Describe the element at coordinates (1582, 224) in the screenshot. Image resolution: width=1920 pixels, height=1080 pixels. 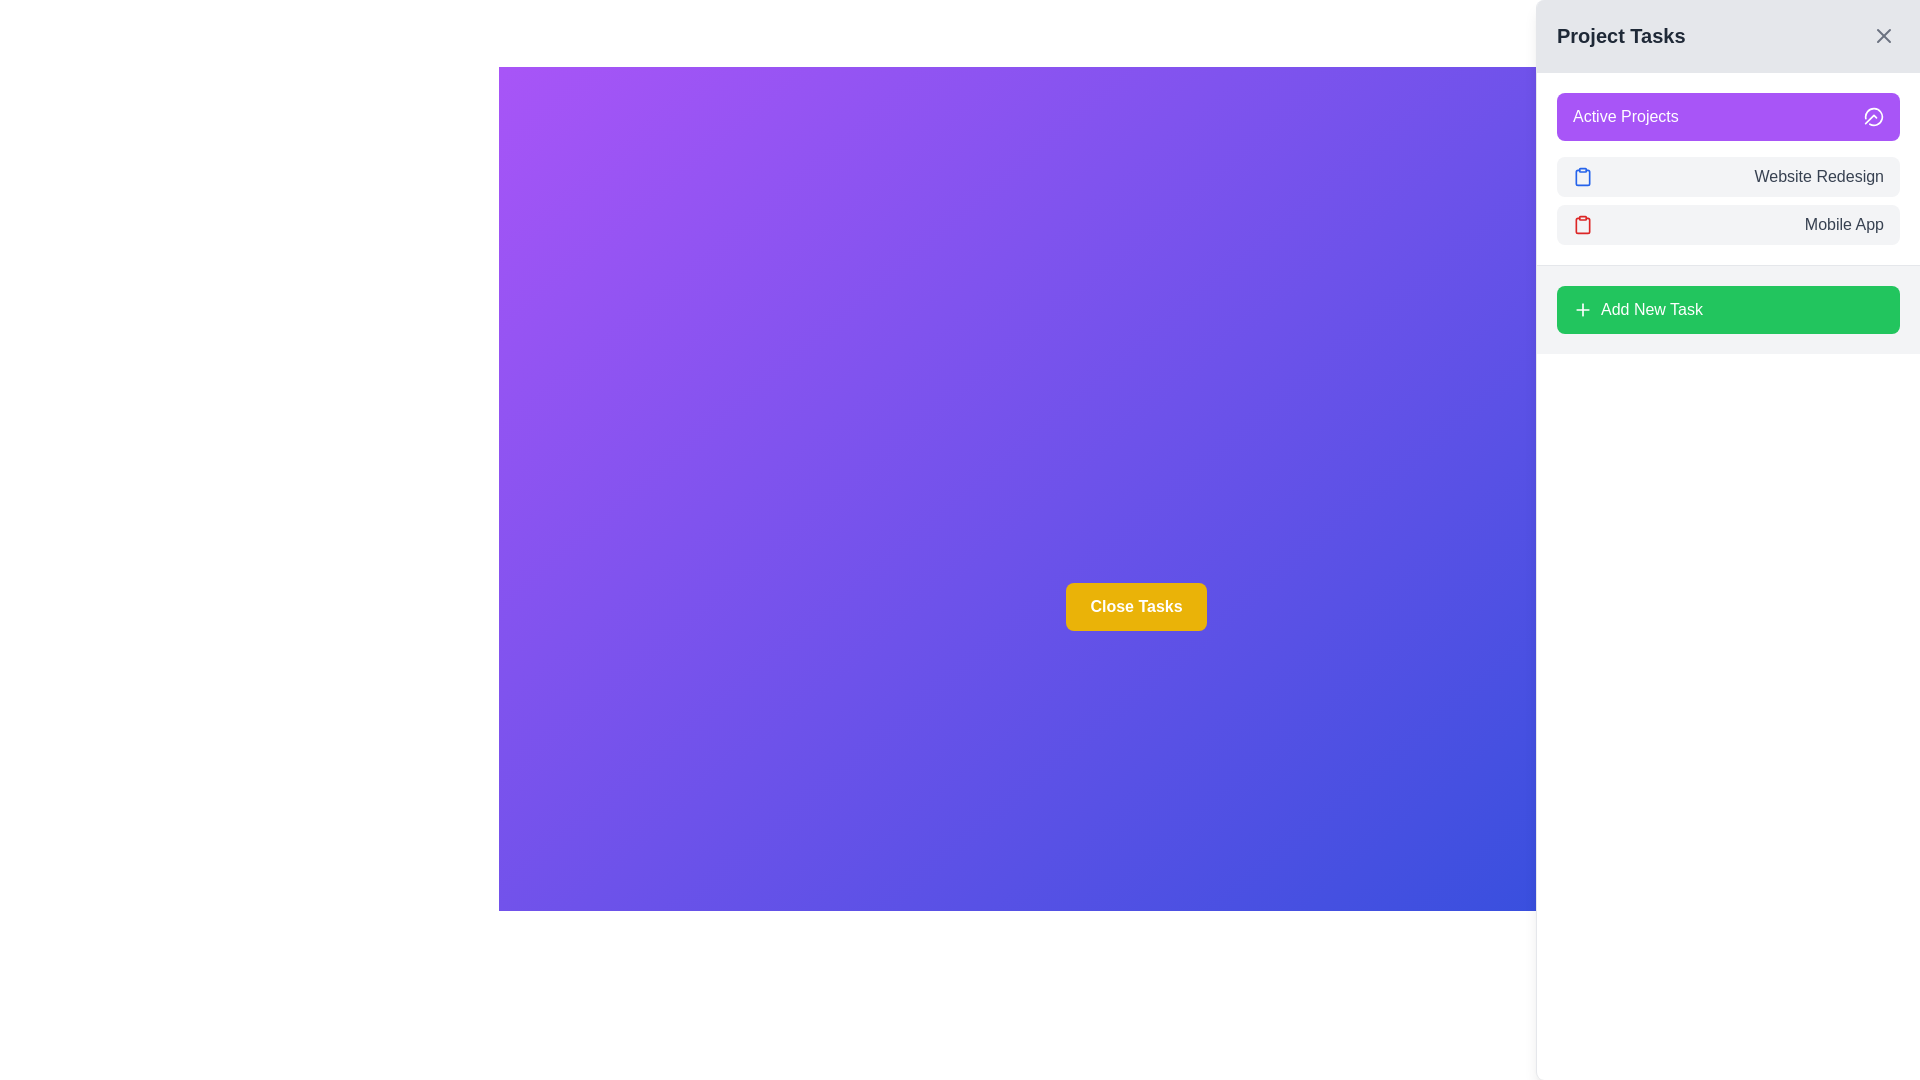
I see `the clipboard icon located next to the 'Mobile App' label in the Project Tasks sidebar` at that location.